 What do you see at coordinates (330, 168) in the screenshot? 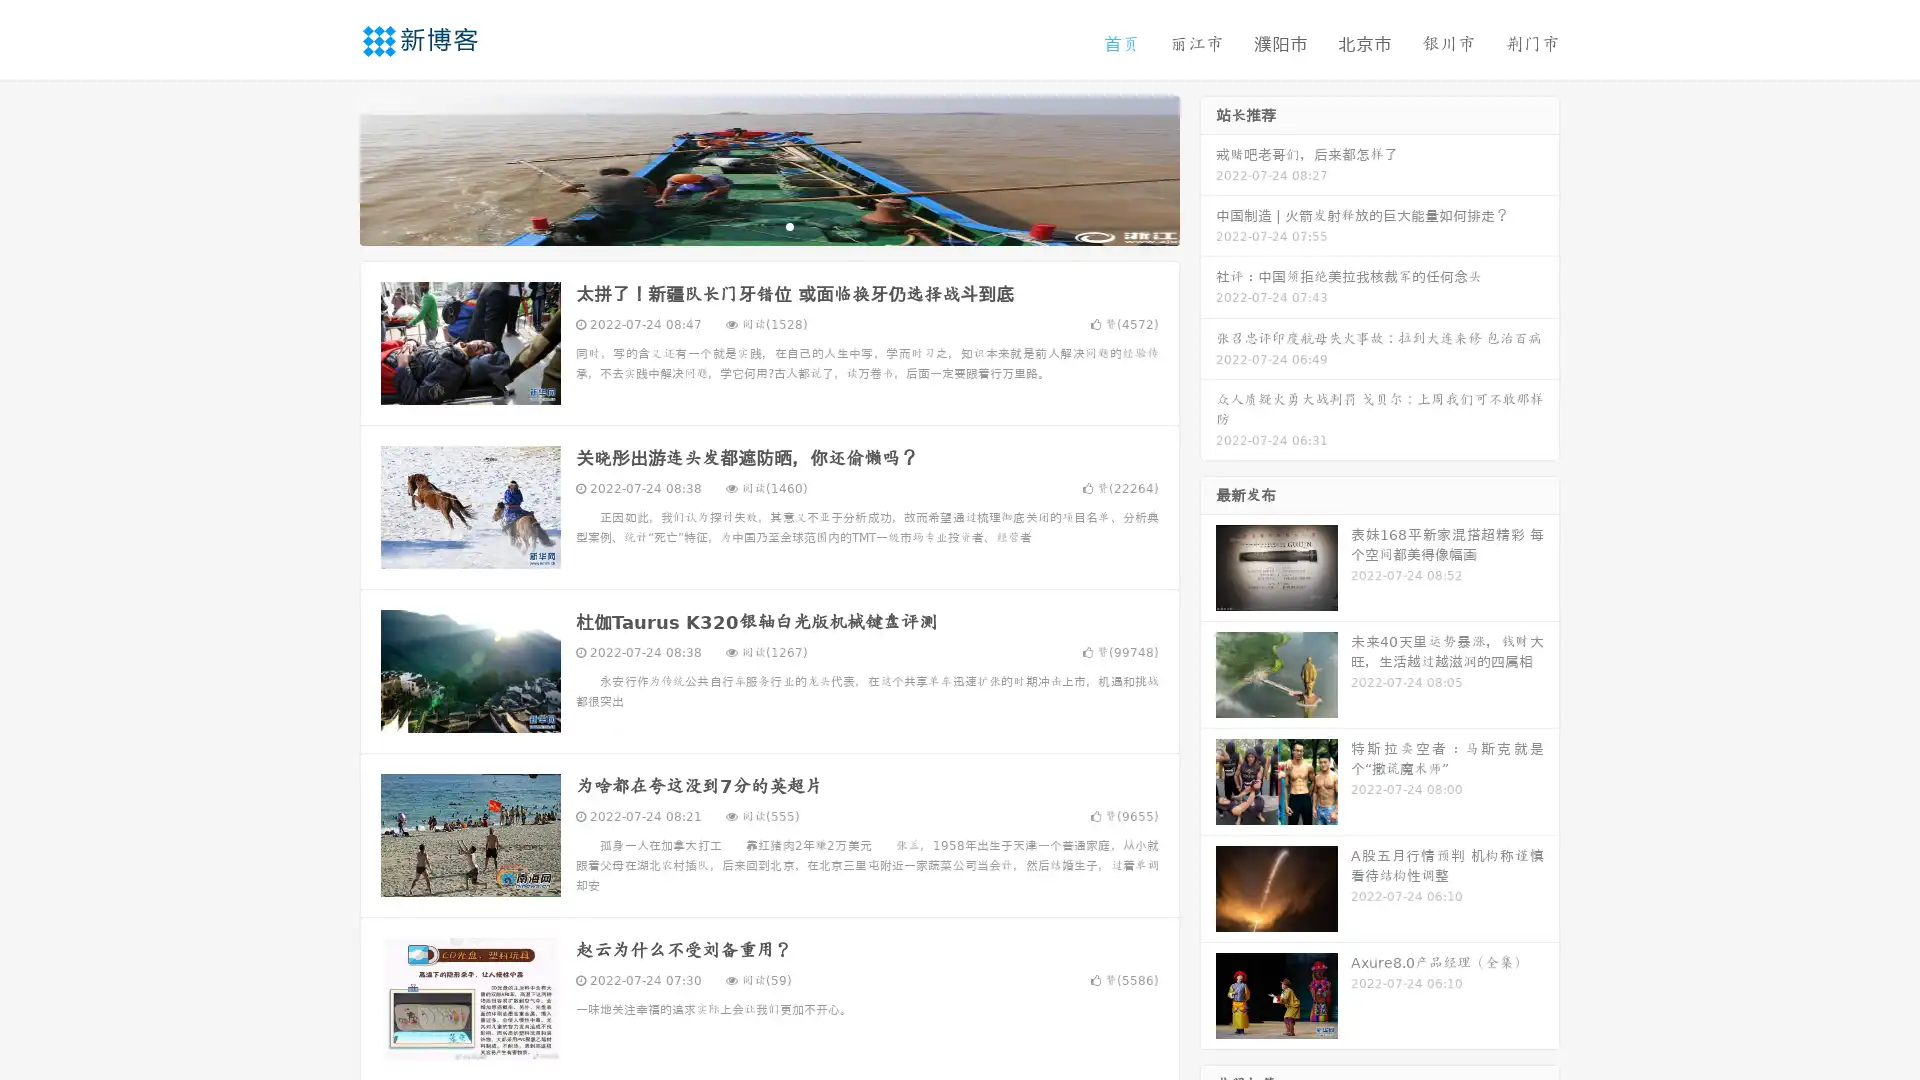
I see `Previous slide` at bounding box center [330, 168].